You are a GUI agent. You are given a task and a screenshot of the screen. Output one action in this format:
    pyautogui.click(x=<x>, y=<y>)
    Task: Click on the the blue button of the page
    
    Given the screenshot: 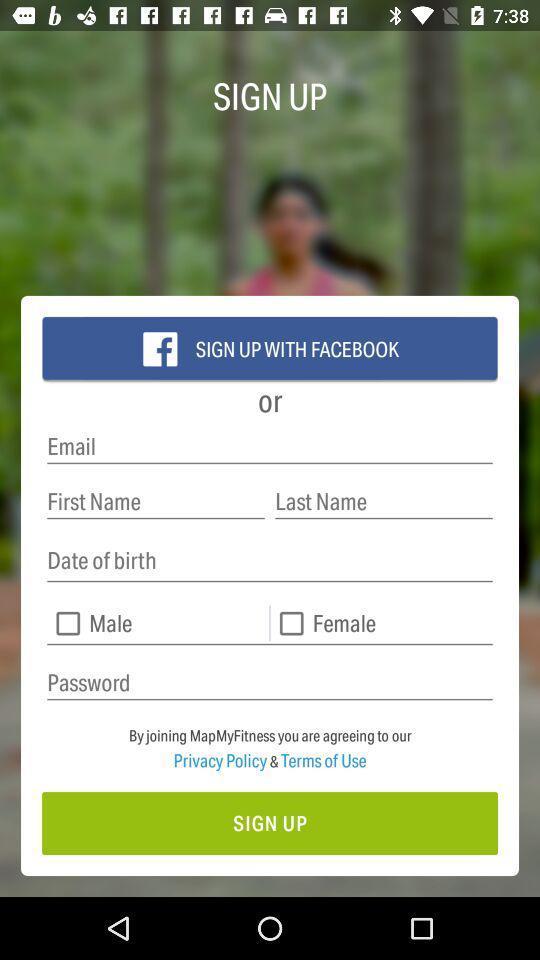 What is the action you would take?
    pyautogui.click(x=270, y=349)
    